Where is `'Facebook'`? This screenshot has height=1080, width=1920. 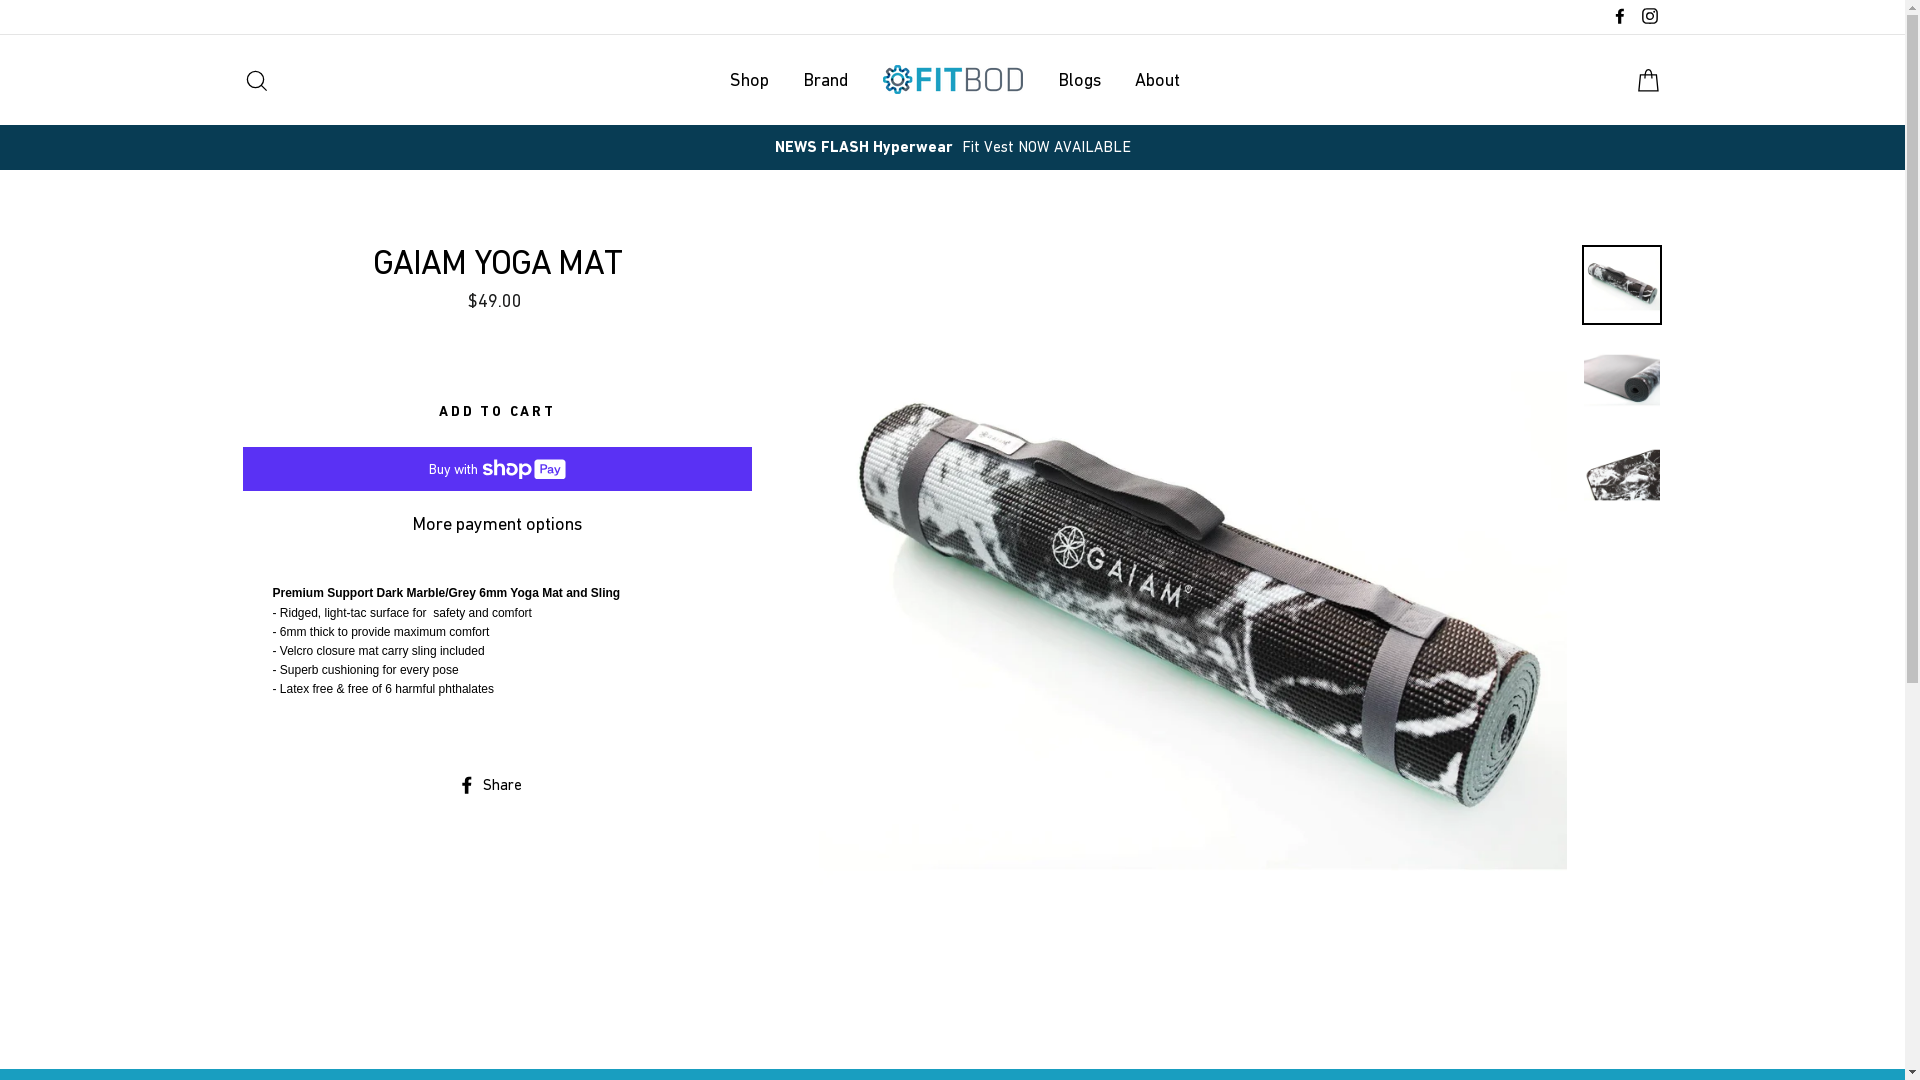 'Facebook' is located at coordinates (1606, 16).